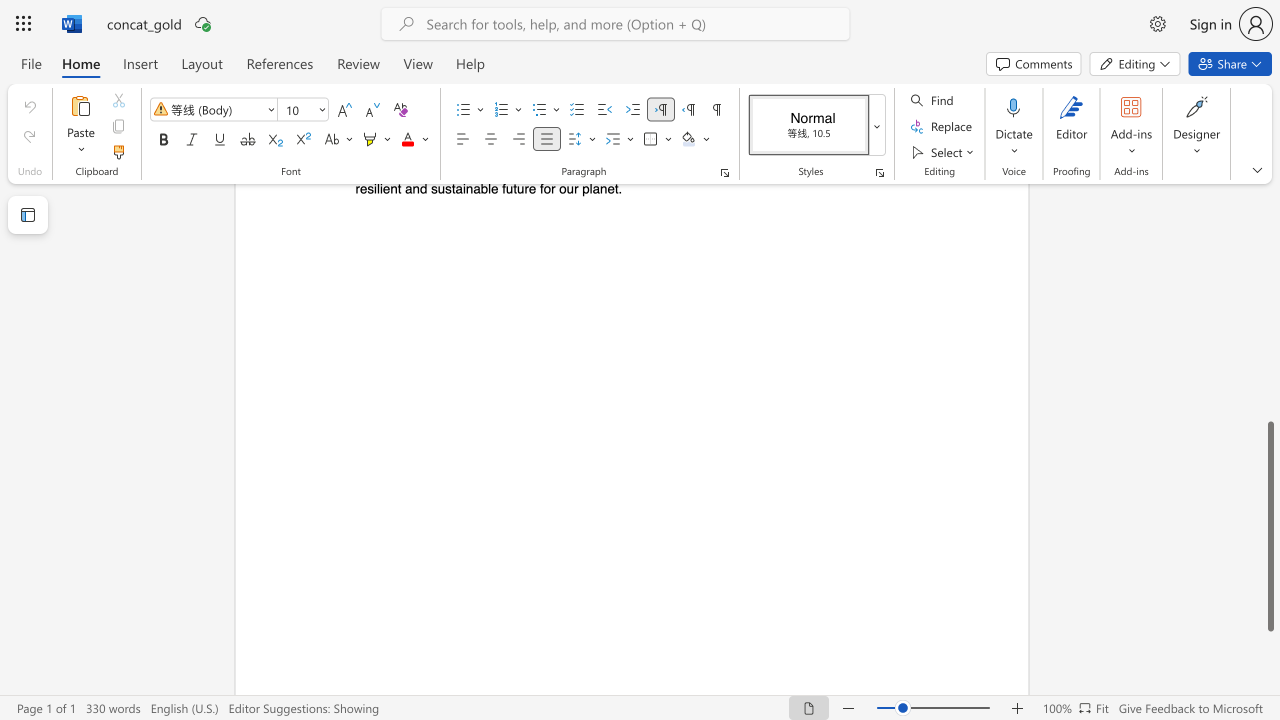 This screenshot has height=720, width=1280. What do you see at coordinates (1269, 525) in the screenshot?
I see `the scrollbar and move down 20 pixels` at bounding box center [1269, 525].